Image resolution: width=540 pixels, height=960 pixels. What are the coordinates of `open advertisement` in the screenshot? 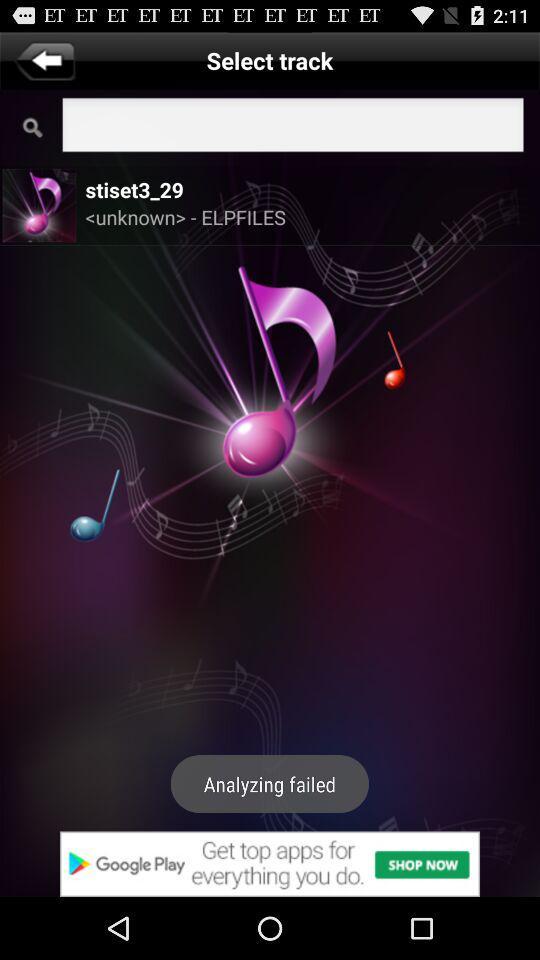 It's located at (270, 863).